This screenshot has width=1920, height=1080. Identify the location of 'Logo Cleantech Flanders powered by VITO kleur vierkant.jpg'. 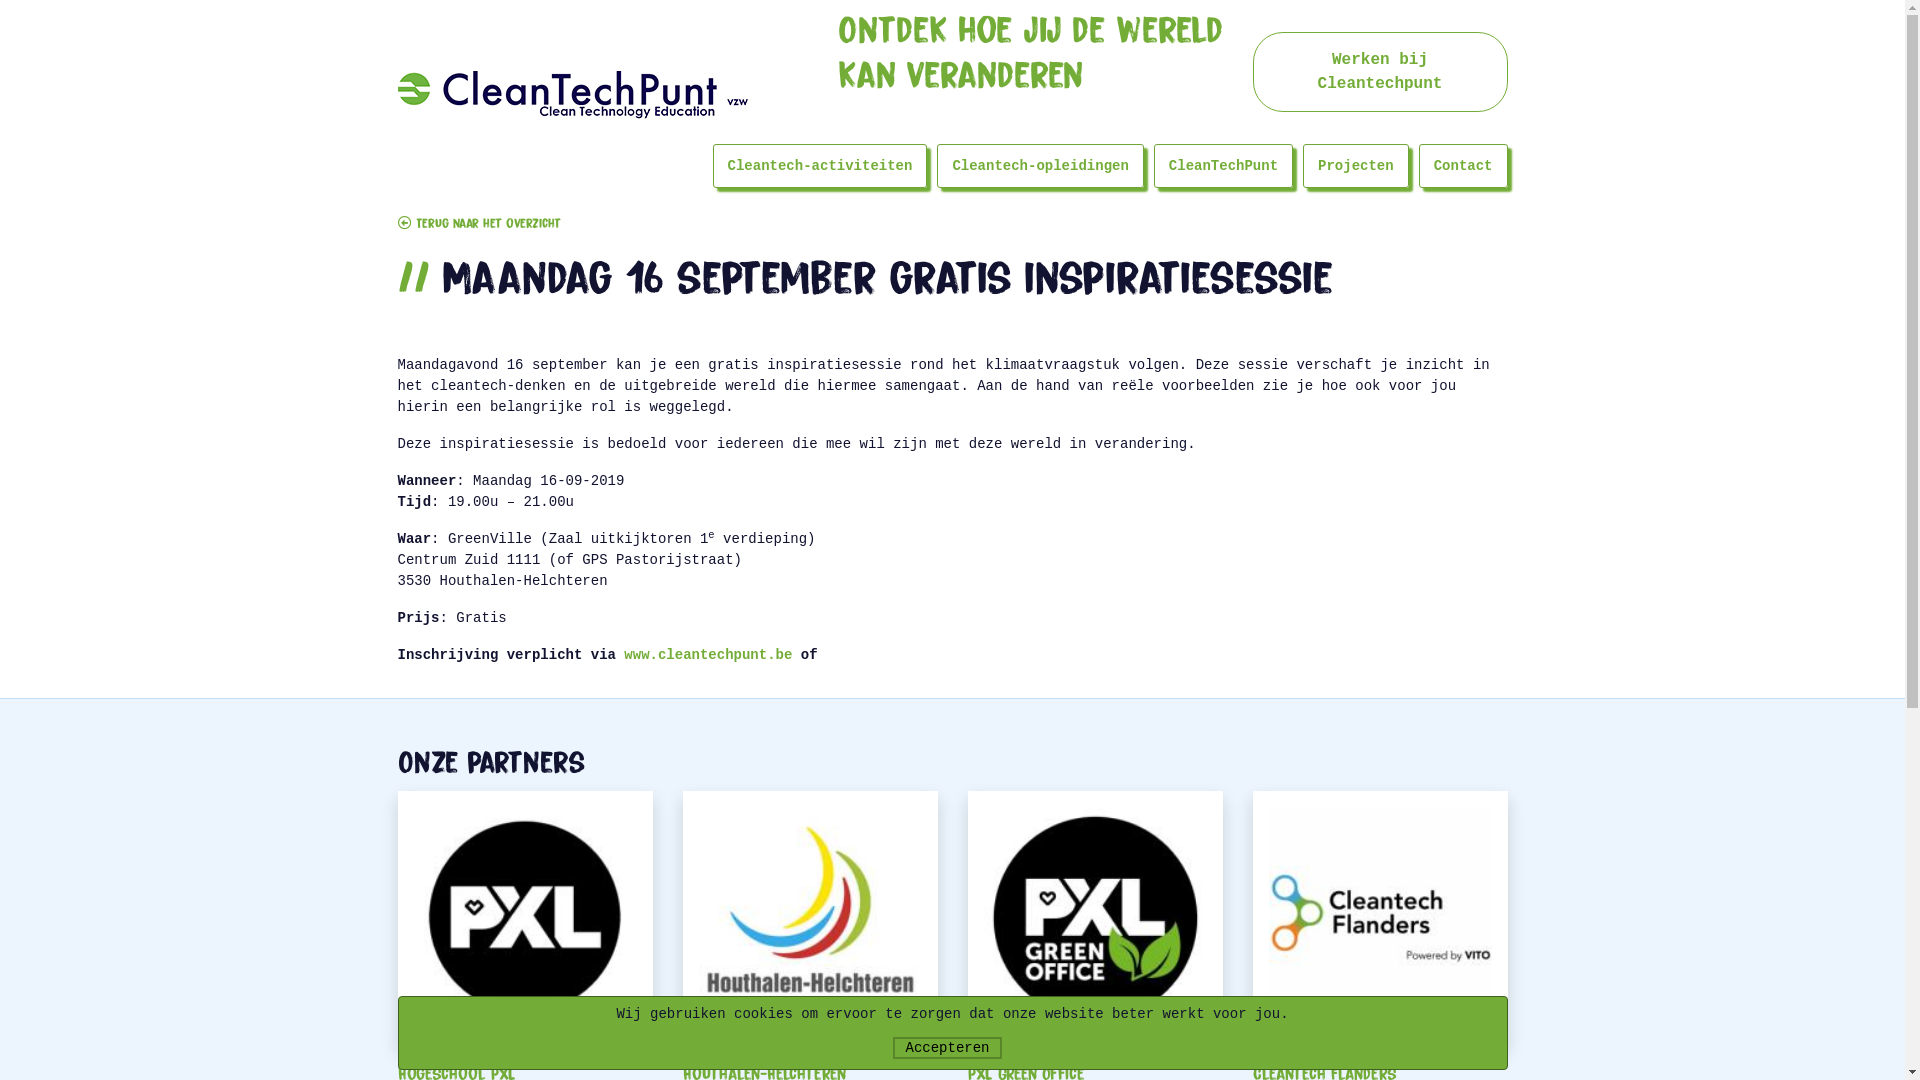
(1378, 918).